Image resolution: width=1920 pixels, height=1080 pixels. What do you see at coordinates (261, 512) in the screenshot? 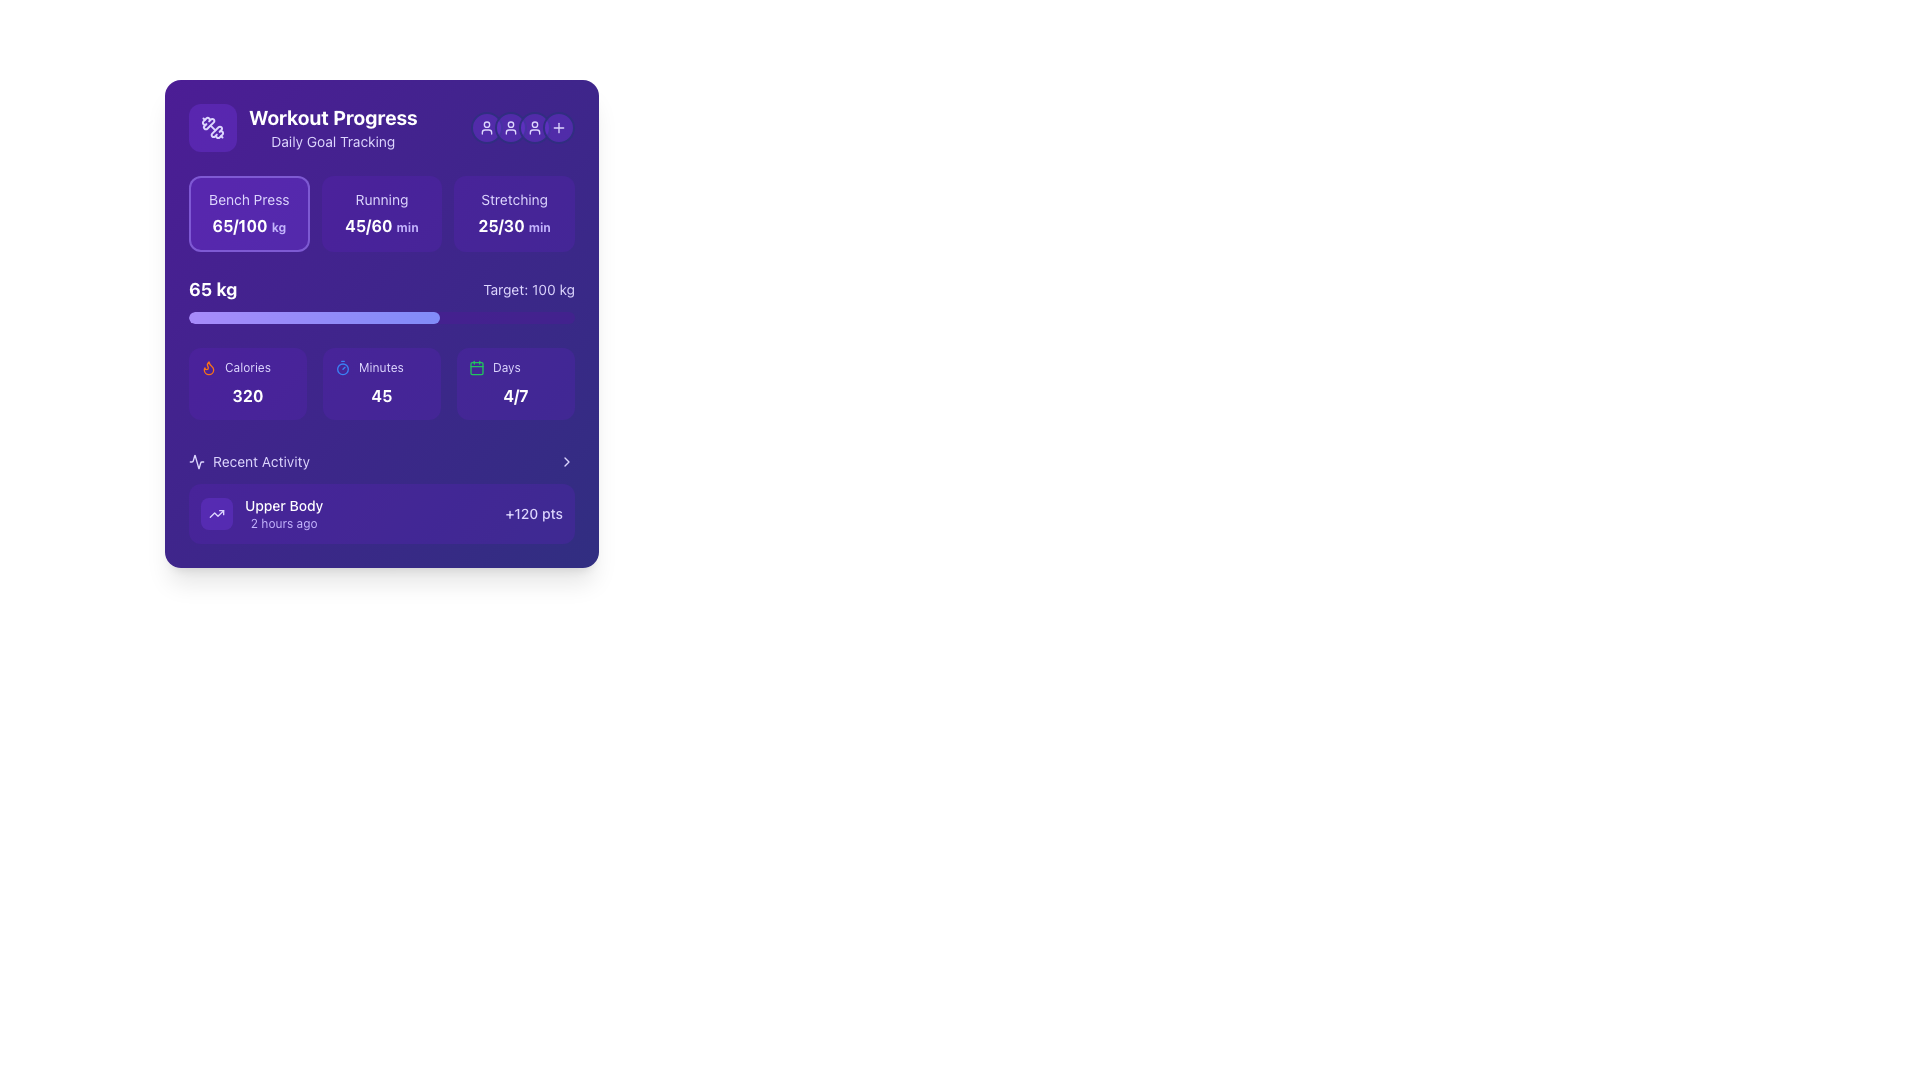
I see `the activity log entry for 'Upper Body' performed 2 hours ago` at bounding box center [261, 512].